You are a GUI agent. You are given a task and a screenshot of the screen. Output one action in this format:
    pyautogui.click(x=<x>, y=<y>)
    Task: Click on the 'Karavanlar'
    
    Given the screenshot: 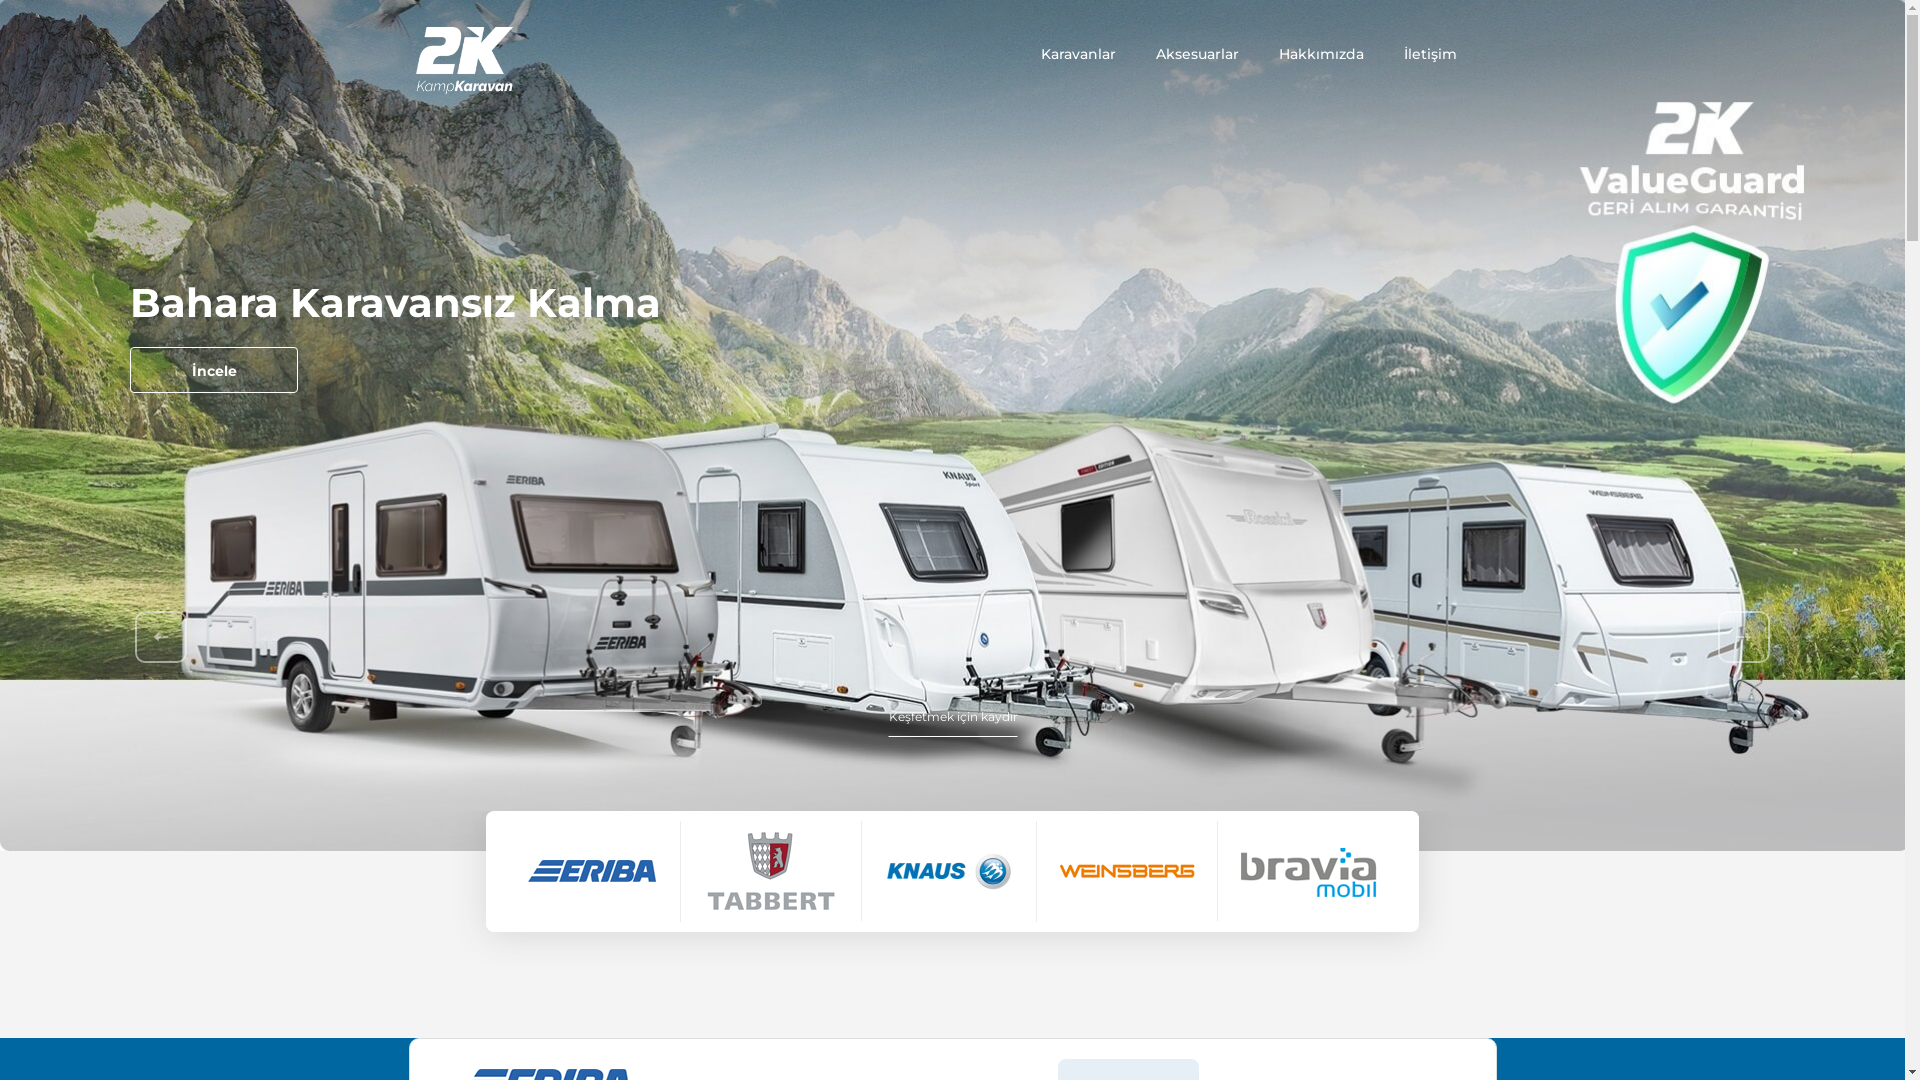 What is the action you would take?
    pyautogui.click(x=1076, y=53)
    